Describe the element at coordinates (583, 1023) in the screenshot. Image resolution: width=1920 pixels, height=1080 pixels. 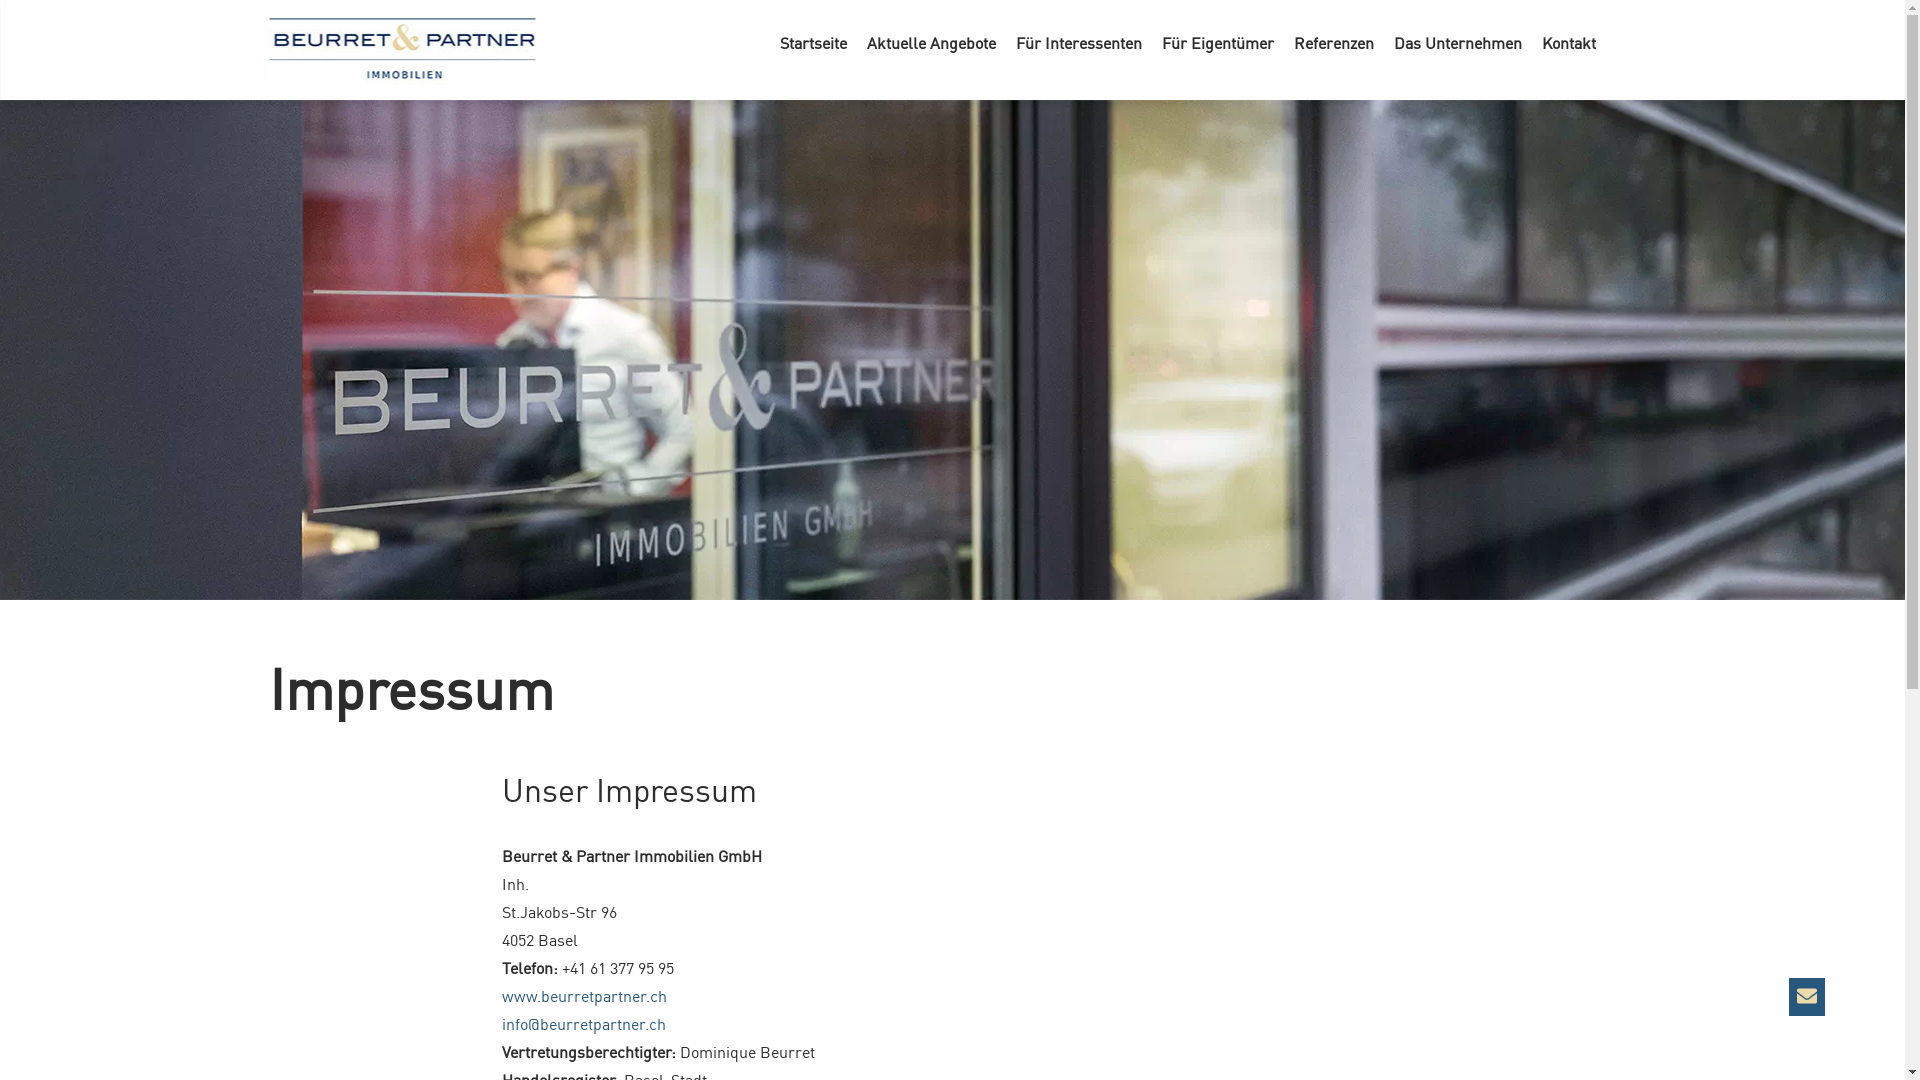
I see `'info@beurretpartner.ch'` at that location.